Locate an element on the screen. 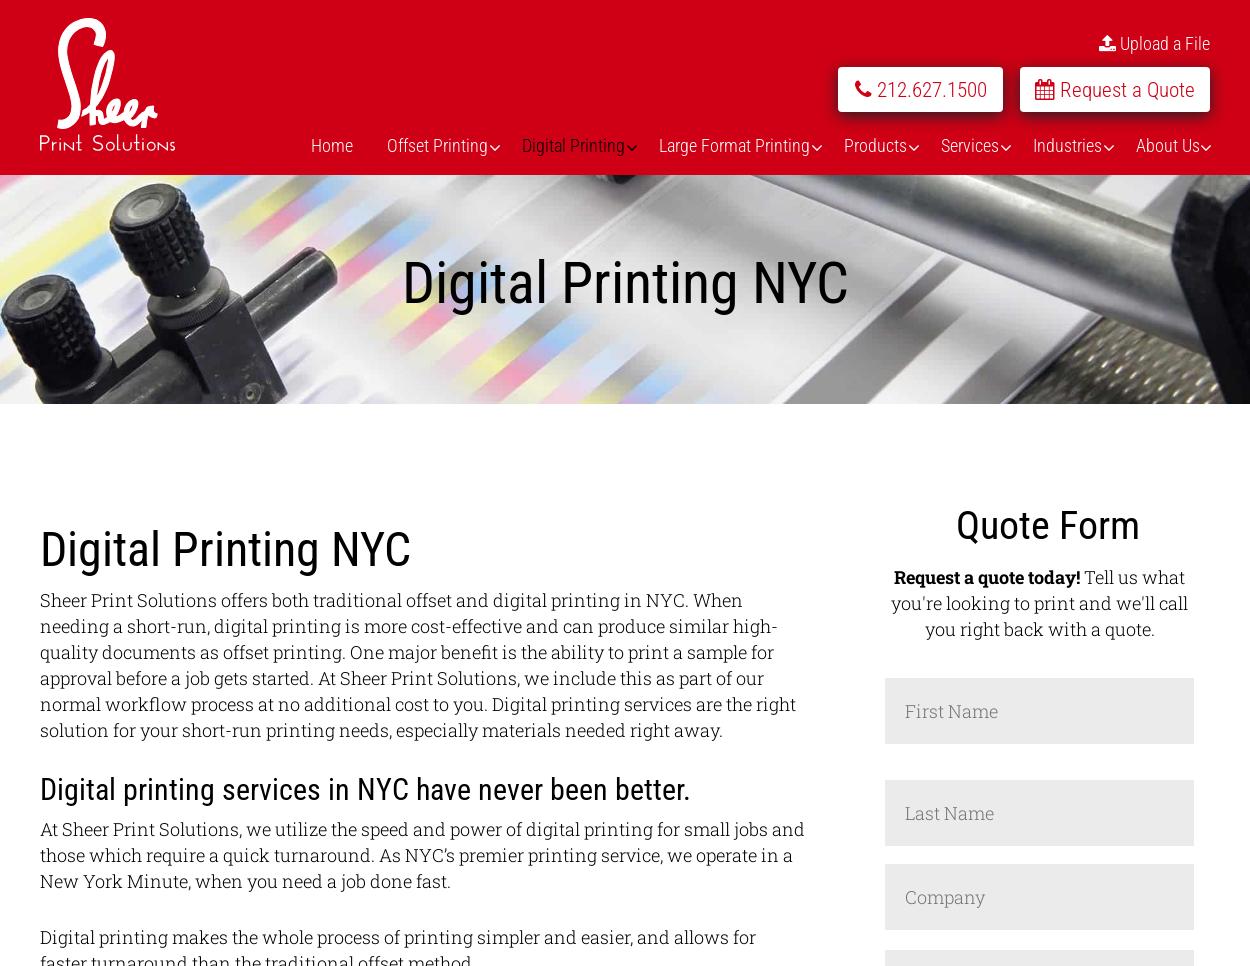 This screenshot has height=966, width=1250. 'Quote Form' is located at coordinates (1047, 525).